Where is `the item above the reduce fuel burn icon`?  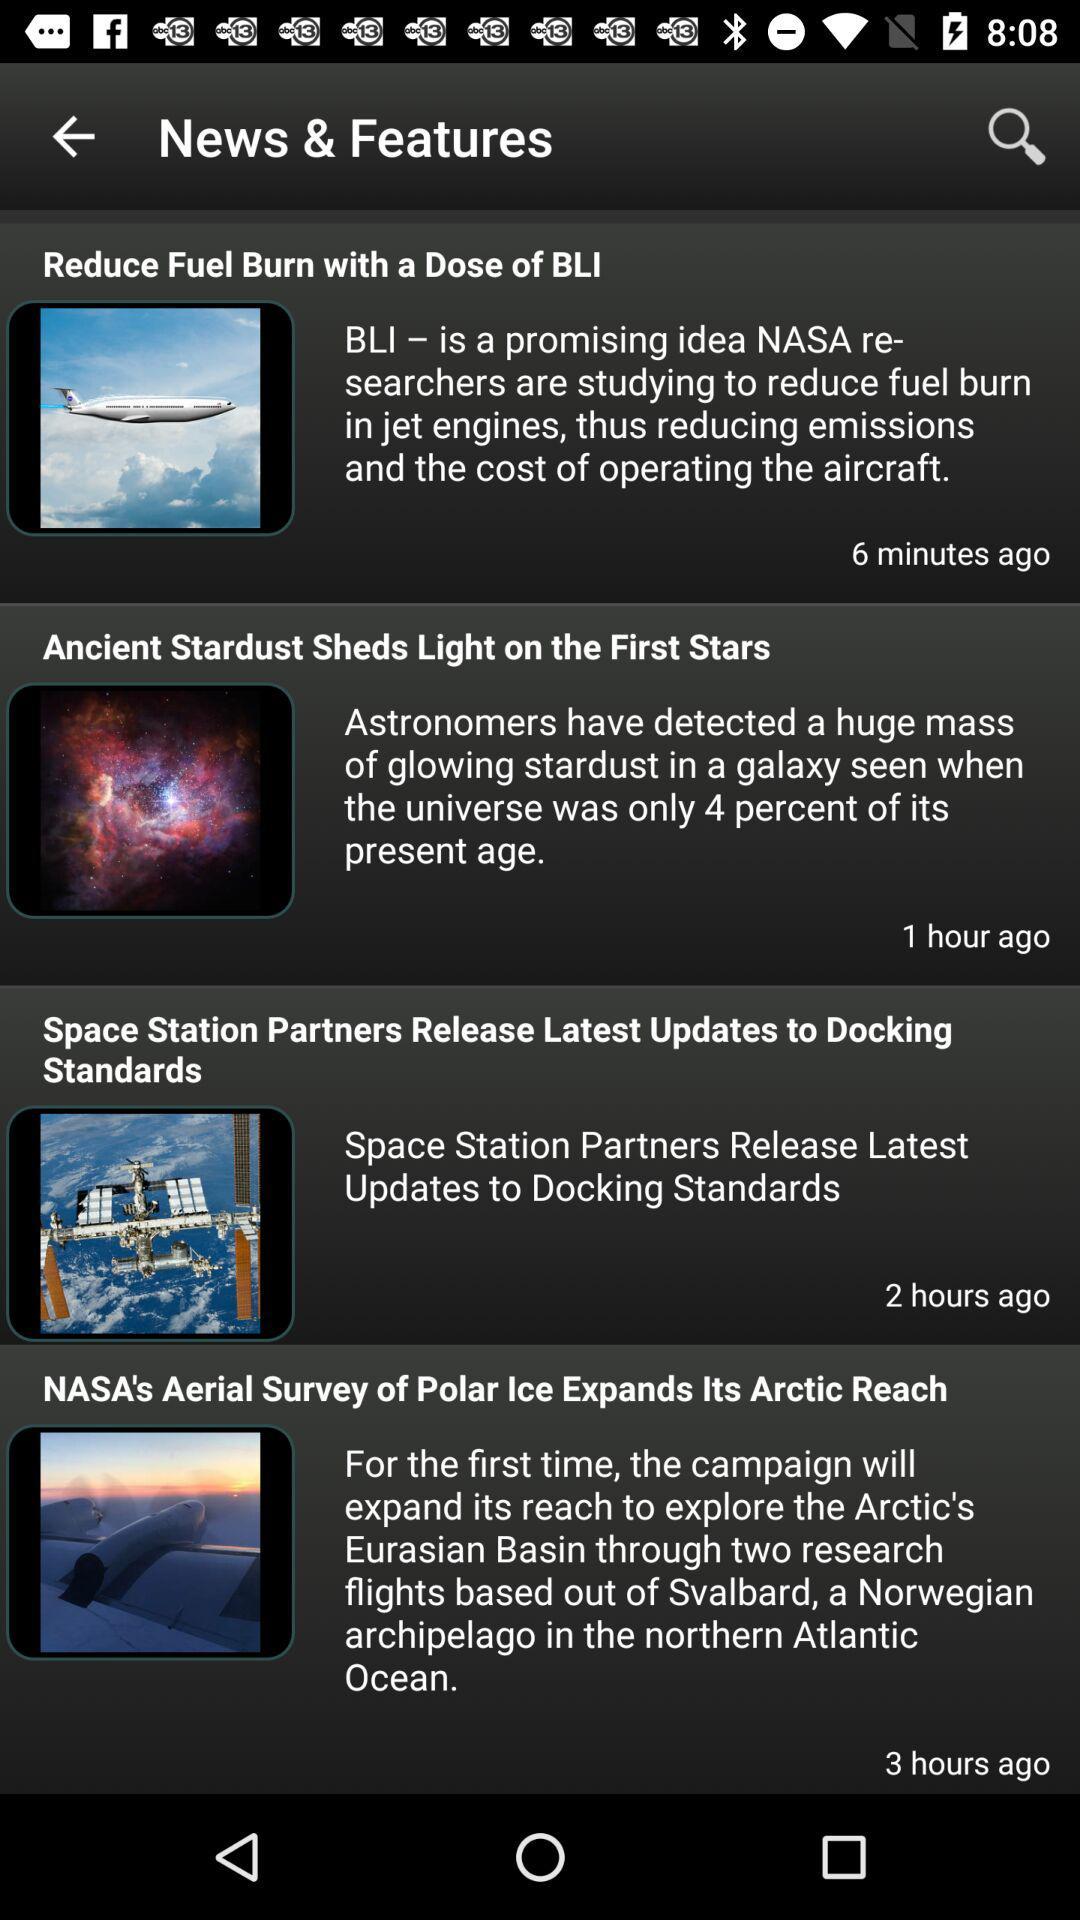 the item above the reduce fuel burn icon is located at coordinates (1017, 135).